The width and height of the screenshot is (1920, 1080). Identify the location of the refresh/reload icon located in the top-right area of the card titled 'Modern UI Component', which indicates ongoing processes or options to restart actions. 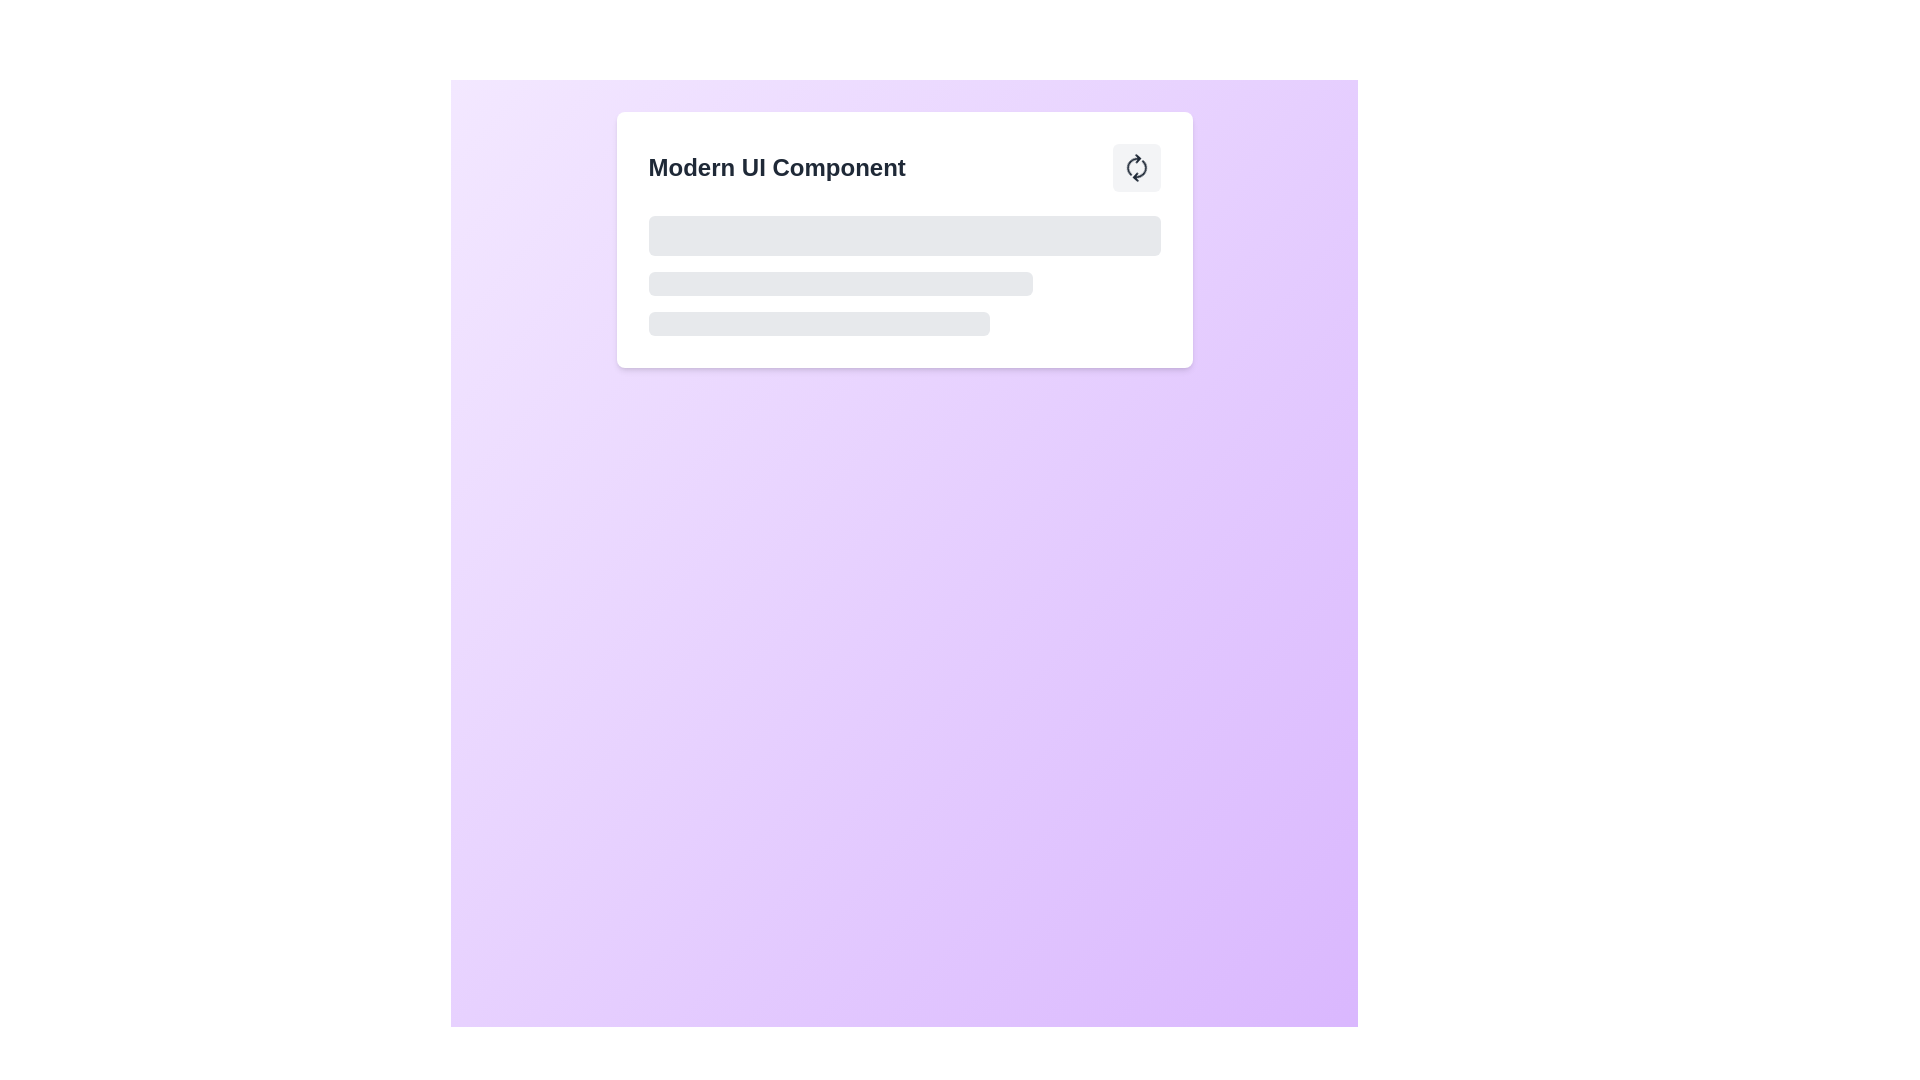
(1136, 167).